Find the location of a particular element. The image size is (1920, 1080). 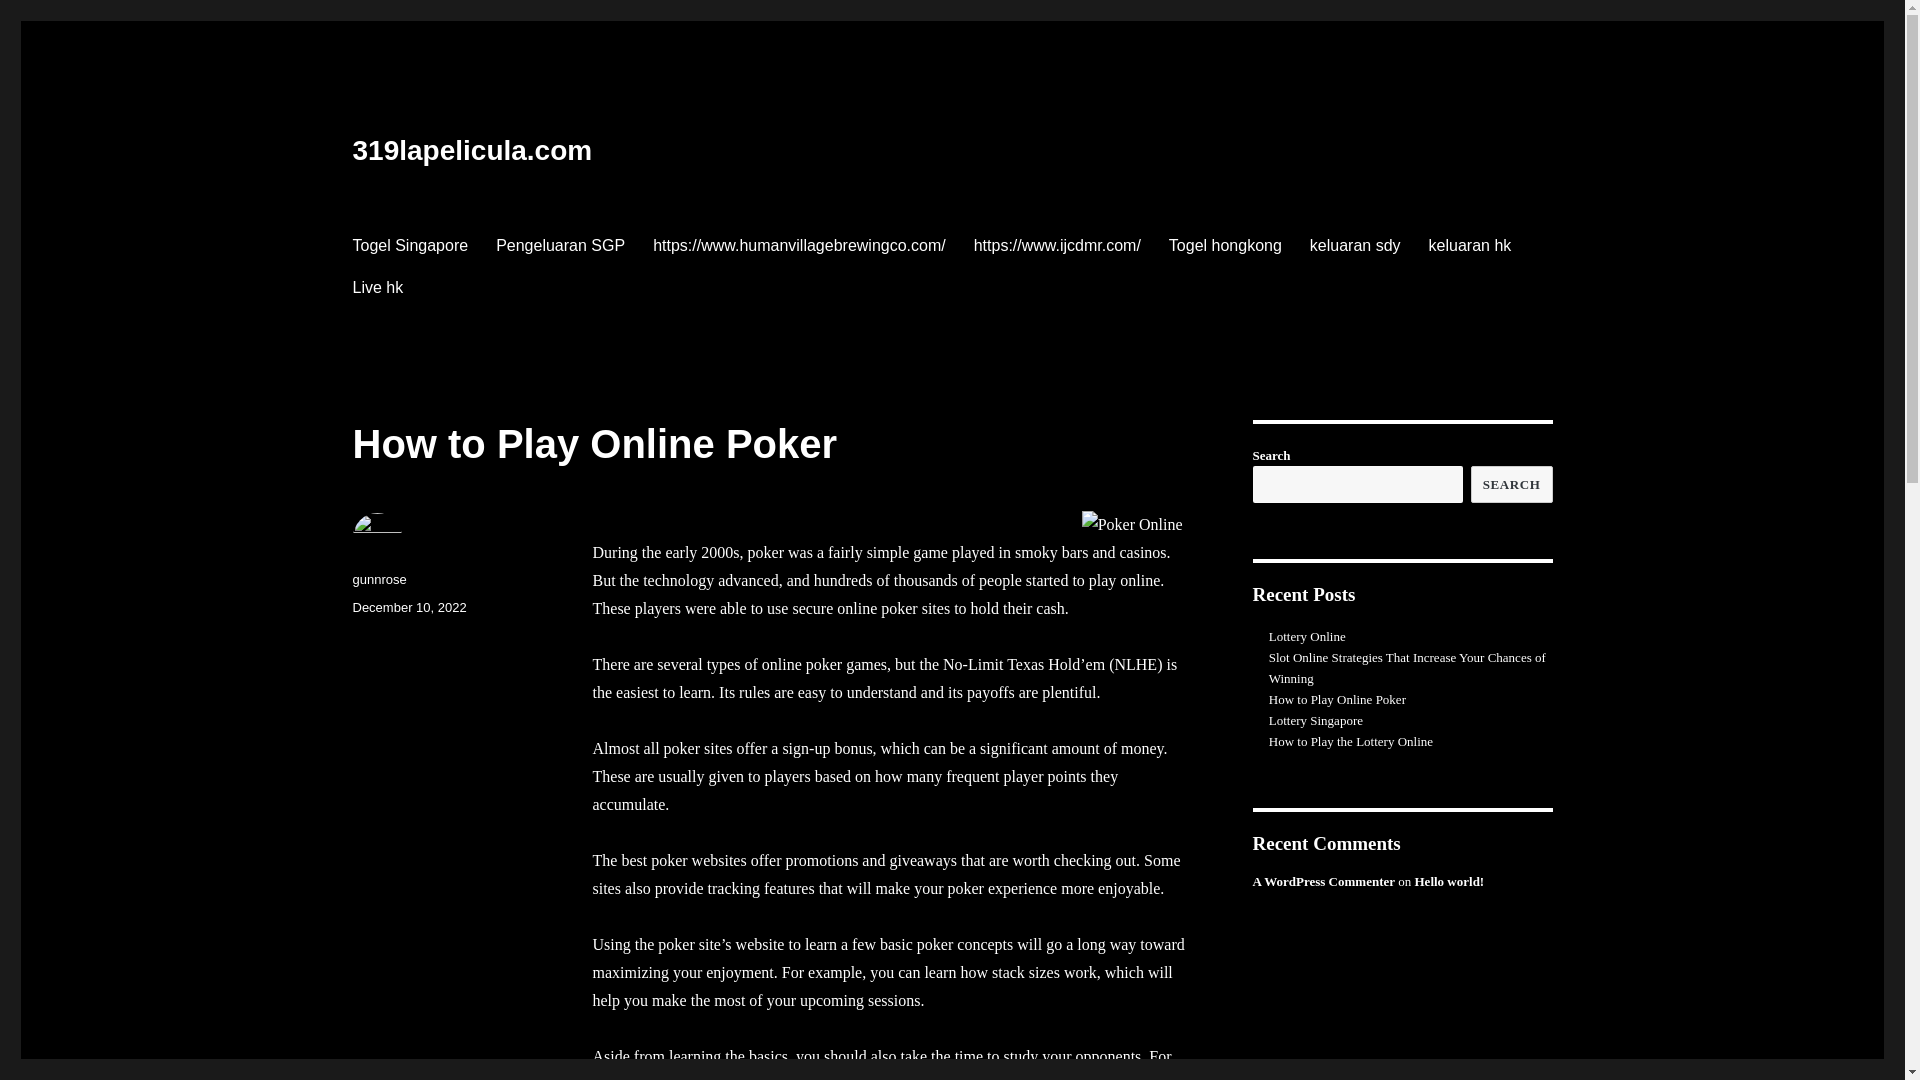

'A WordPress Commenter' is located at coordinates (1323, 880).